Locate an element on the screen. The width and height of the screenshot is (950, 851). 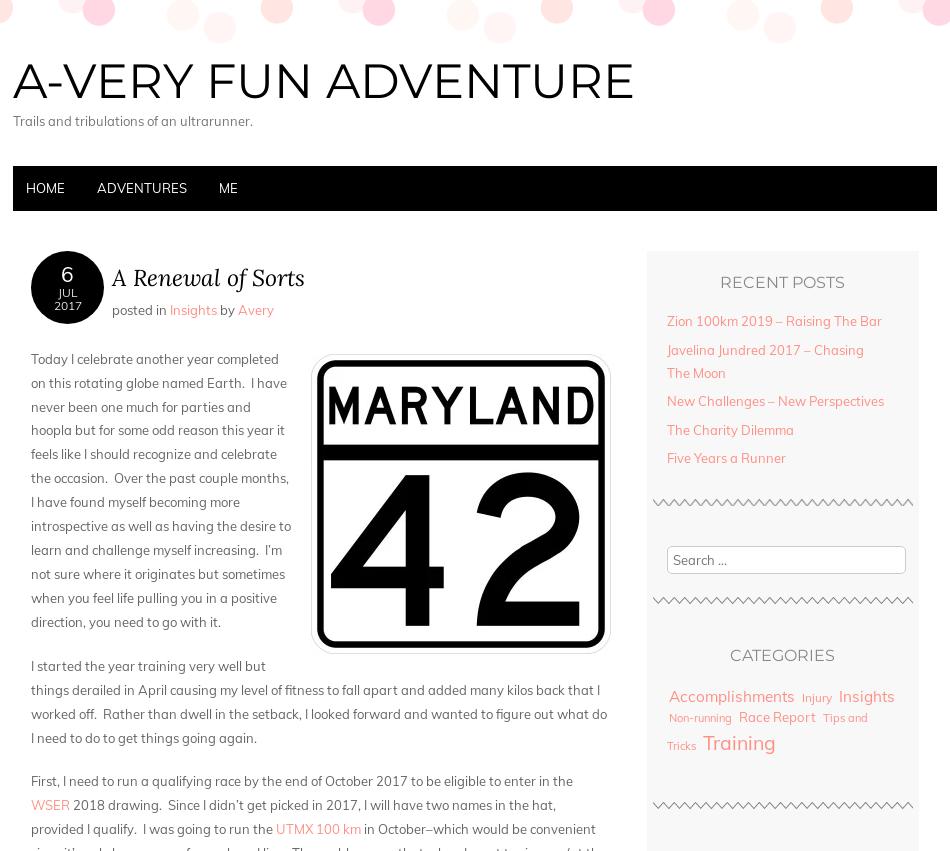
'Race Report' is located at coordinates (775, 715).